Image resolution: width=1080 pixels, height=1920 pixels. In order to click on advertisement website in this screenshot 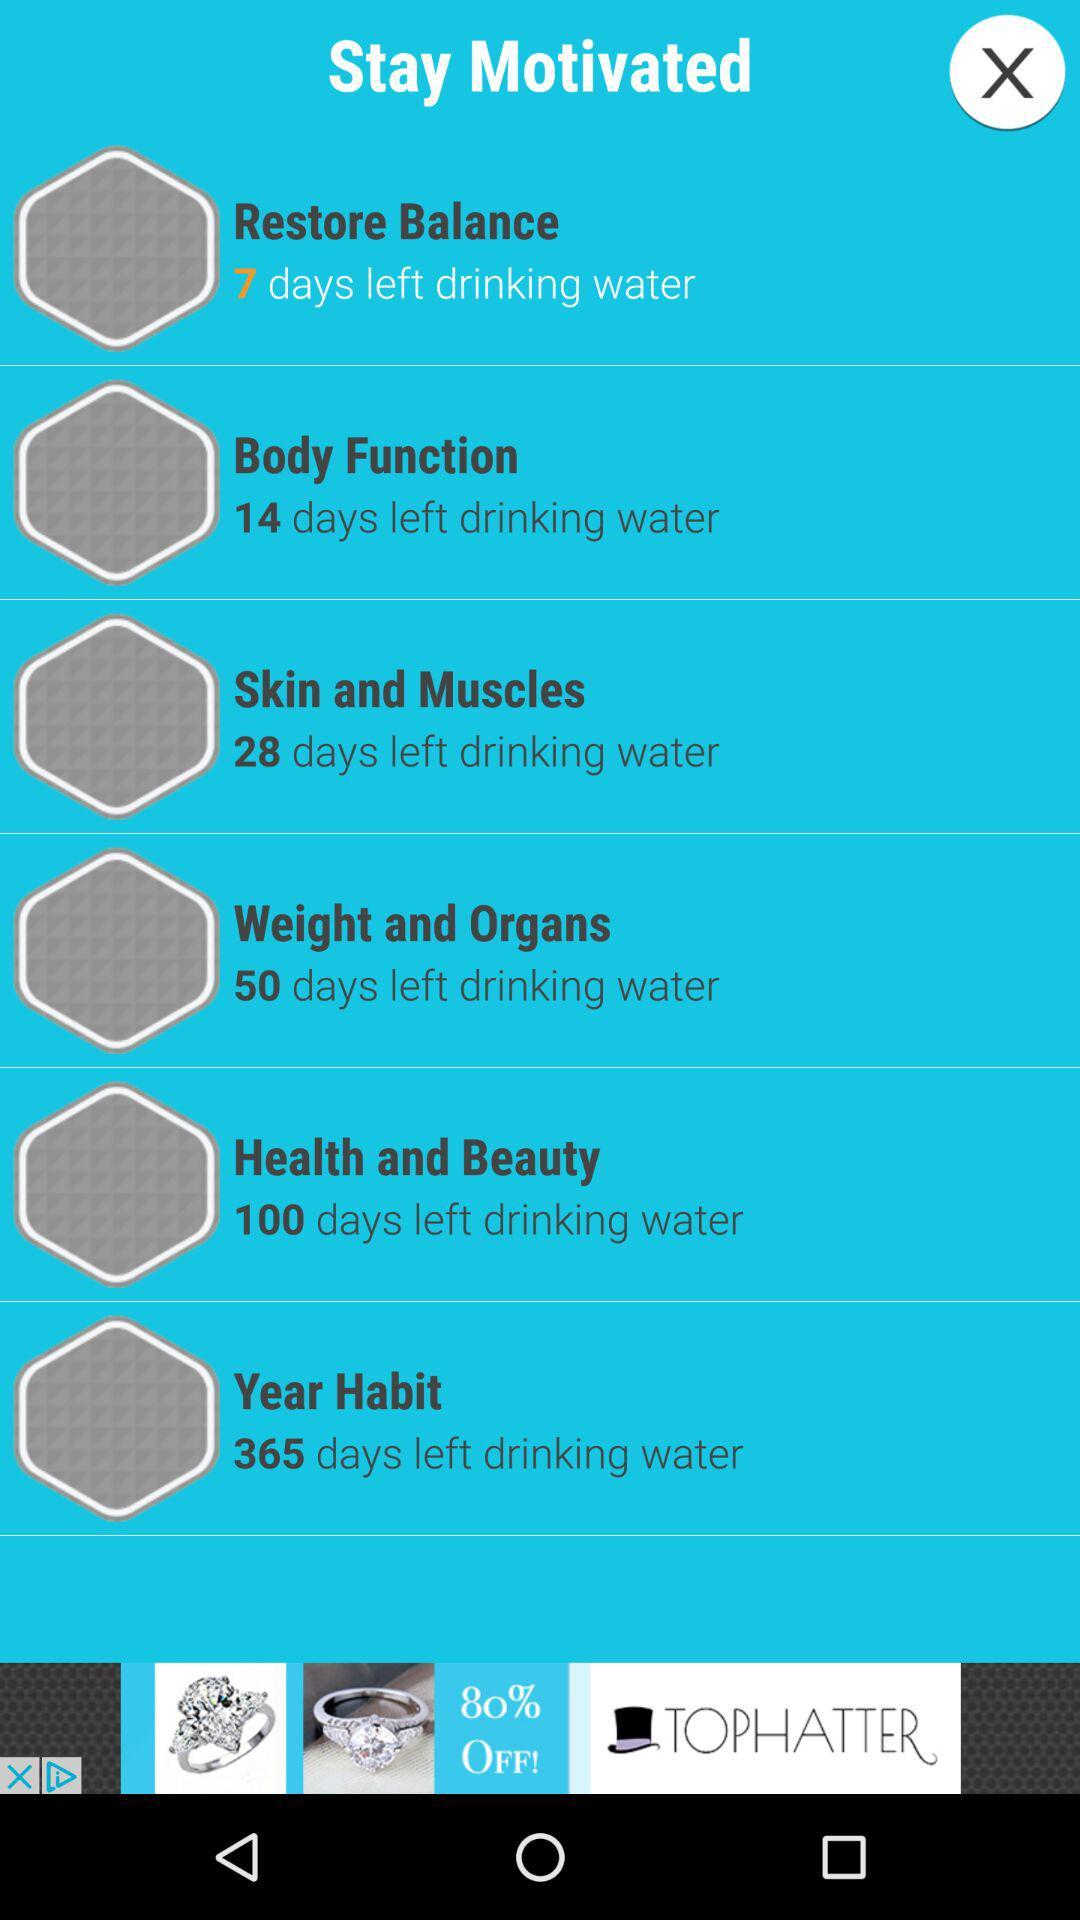, I will do `click(540, 1727)`.